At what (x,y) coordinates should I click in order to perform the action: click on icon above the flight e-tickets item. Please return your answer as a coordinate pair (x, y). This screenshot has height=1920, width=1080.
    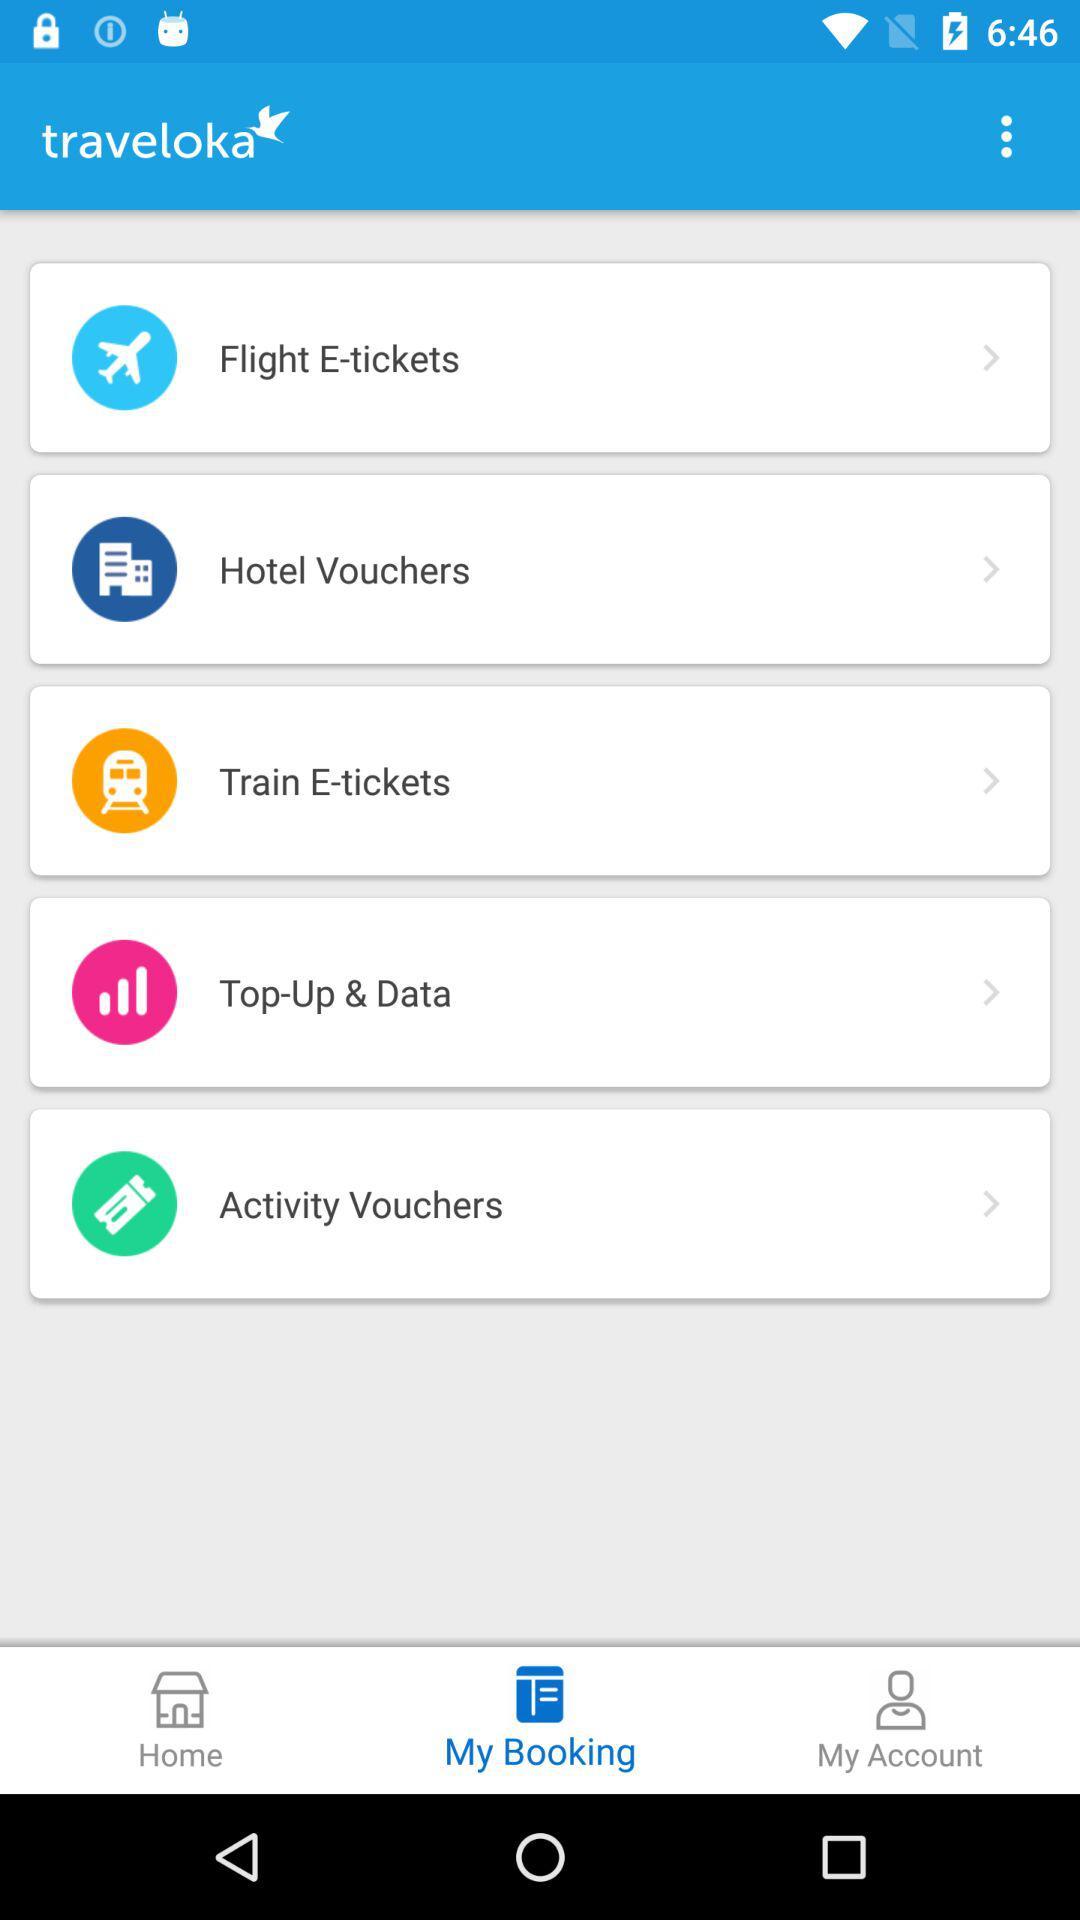
    Looking at the image, I should click on (1006, 135).